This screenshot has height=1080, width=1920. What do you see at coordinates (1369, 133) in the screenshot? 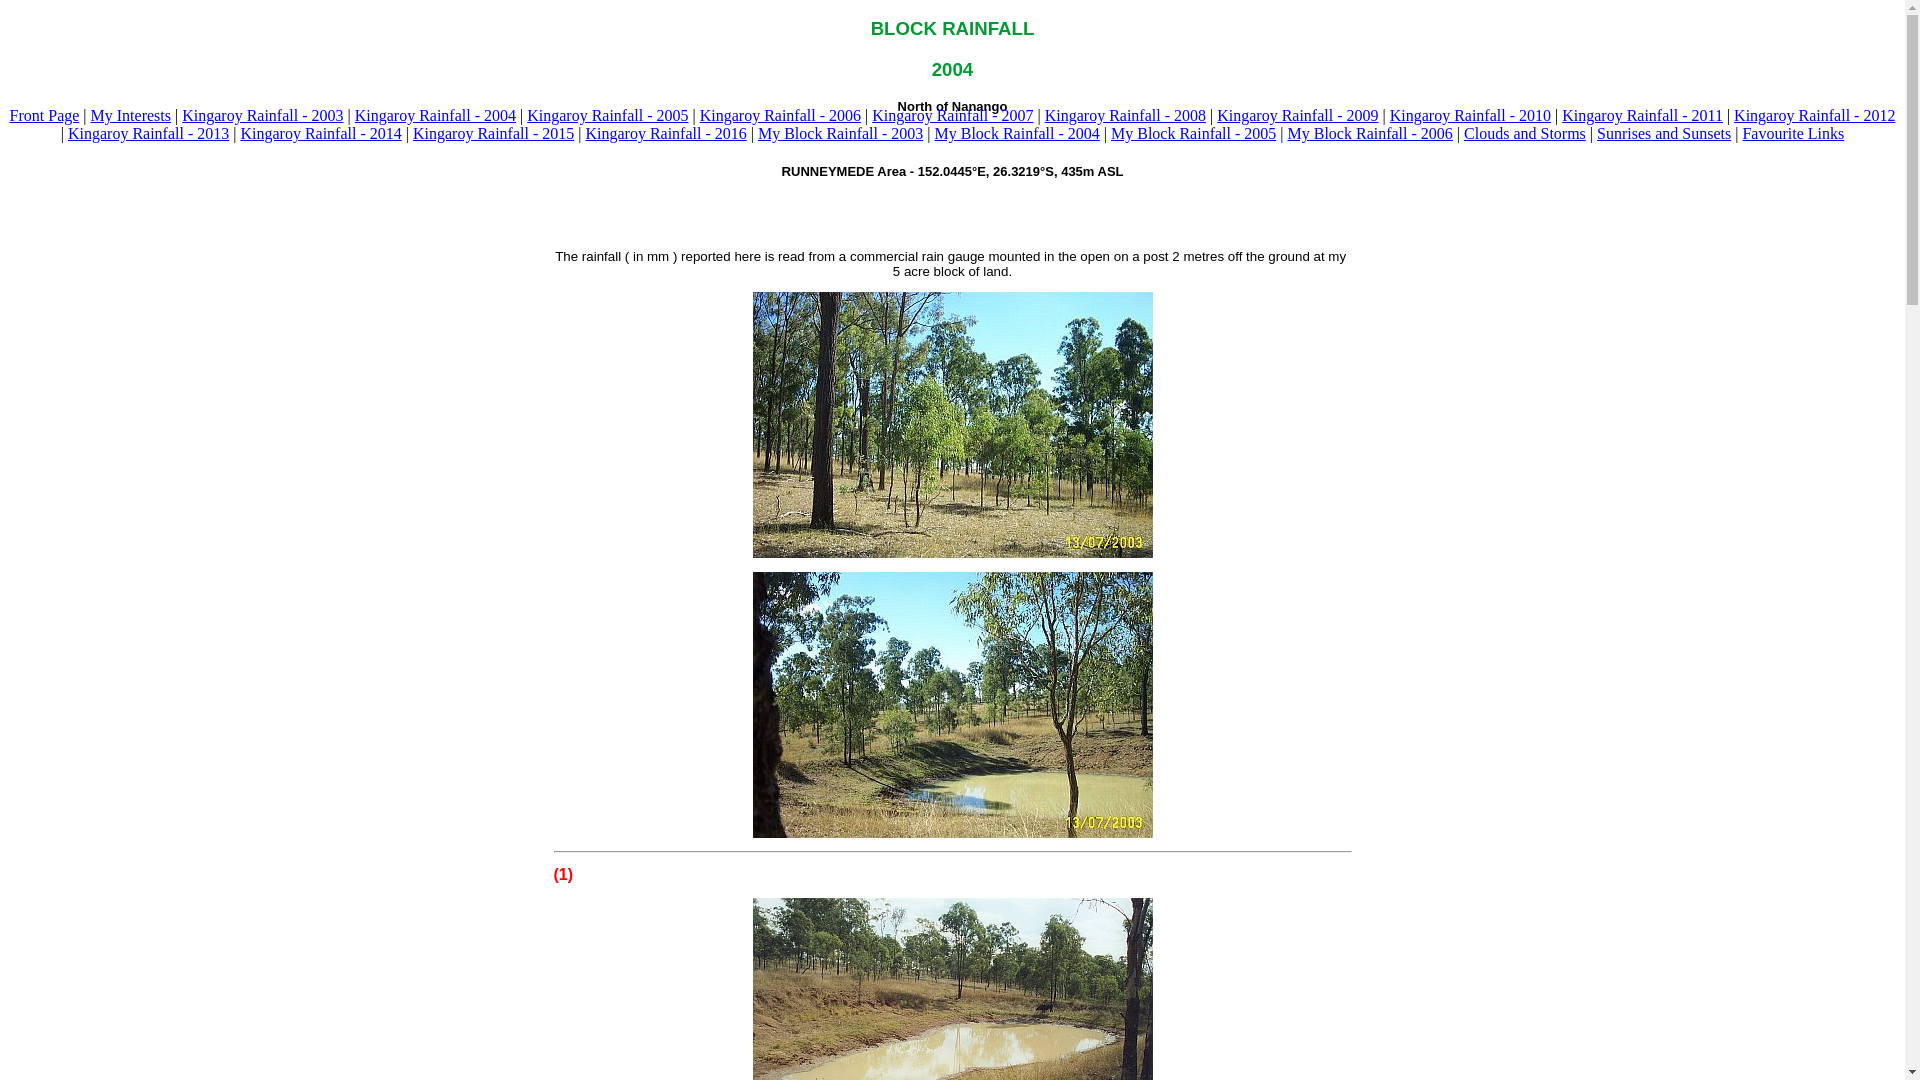
I see `'My Block Rainfall - 2006'` at bounding box center [1369, 133].